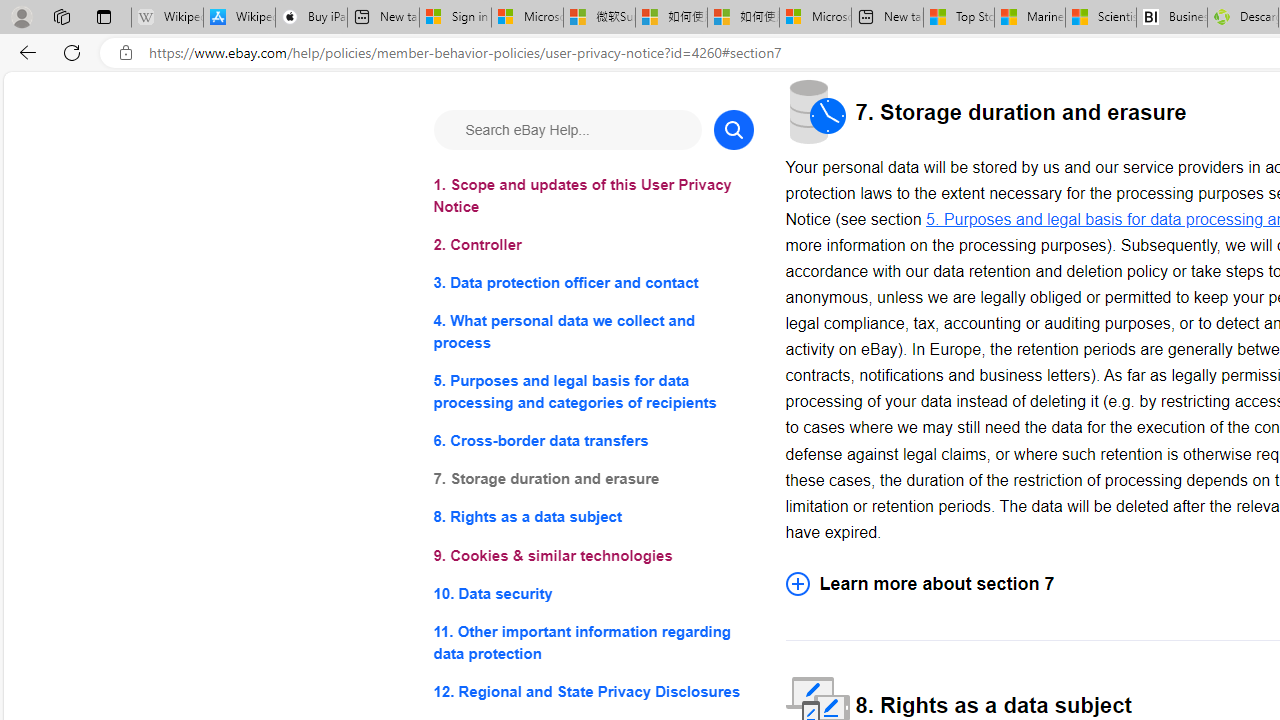 The height and width of the screenshot is (720, 1280). What do you see at coordinates (592, 642) in the screenshot?
I see `'11. Other important information regarding data protection'` at bounding box center [592, 642].